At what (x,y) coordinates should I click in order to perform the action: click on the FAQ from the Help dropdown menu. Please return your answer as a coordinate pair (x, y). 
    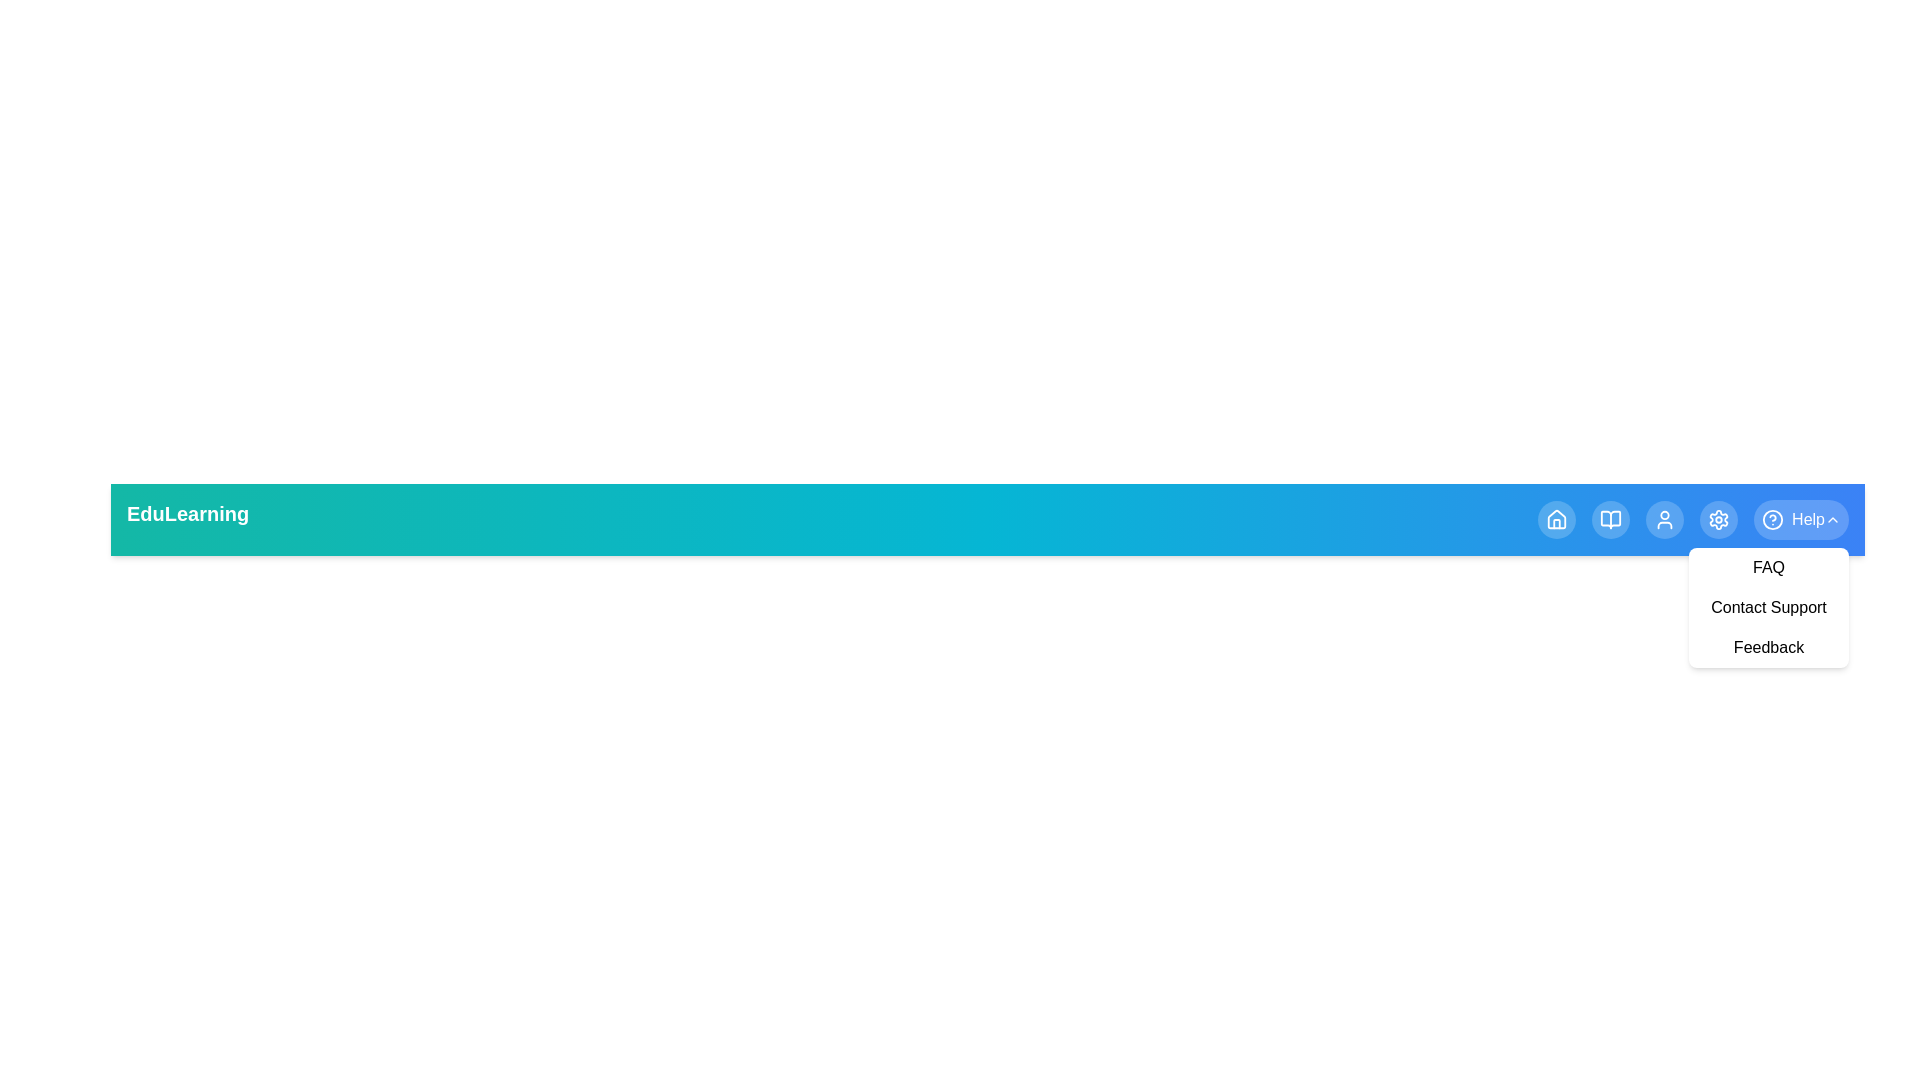
    Looking at the image, I should click on (1769, 567).